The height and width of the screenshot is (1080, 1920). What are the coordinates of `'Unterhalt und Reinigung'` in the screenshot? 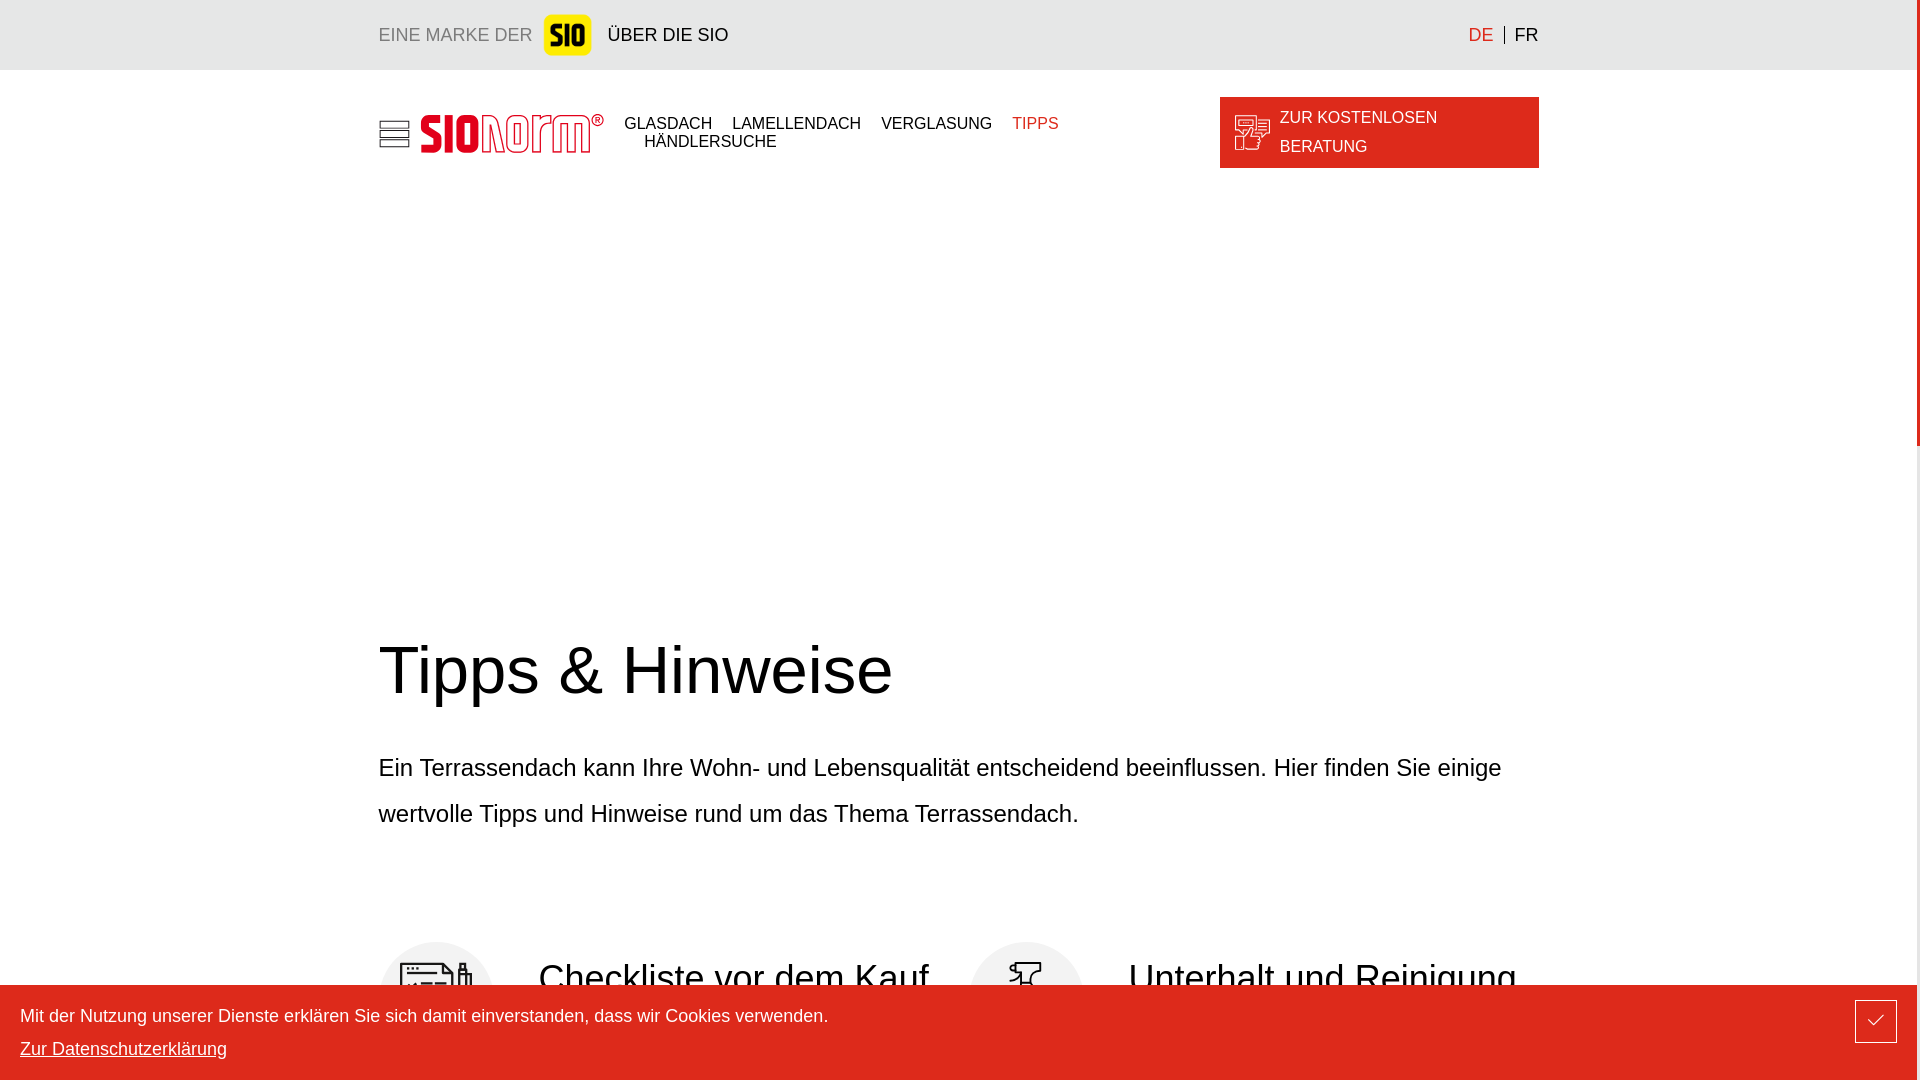 It's located at (1251, 999).